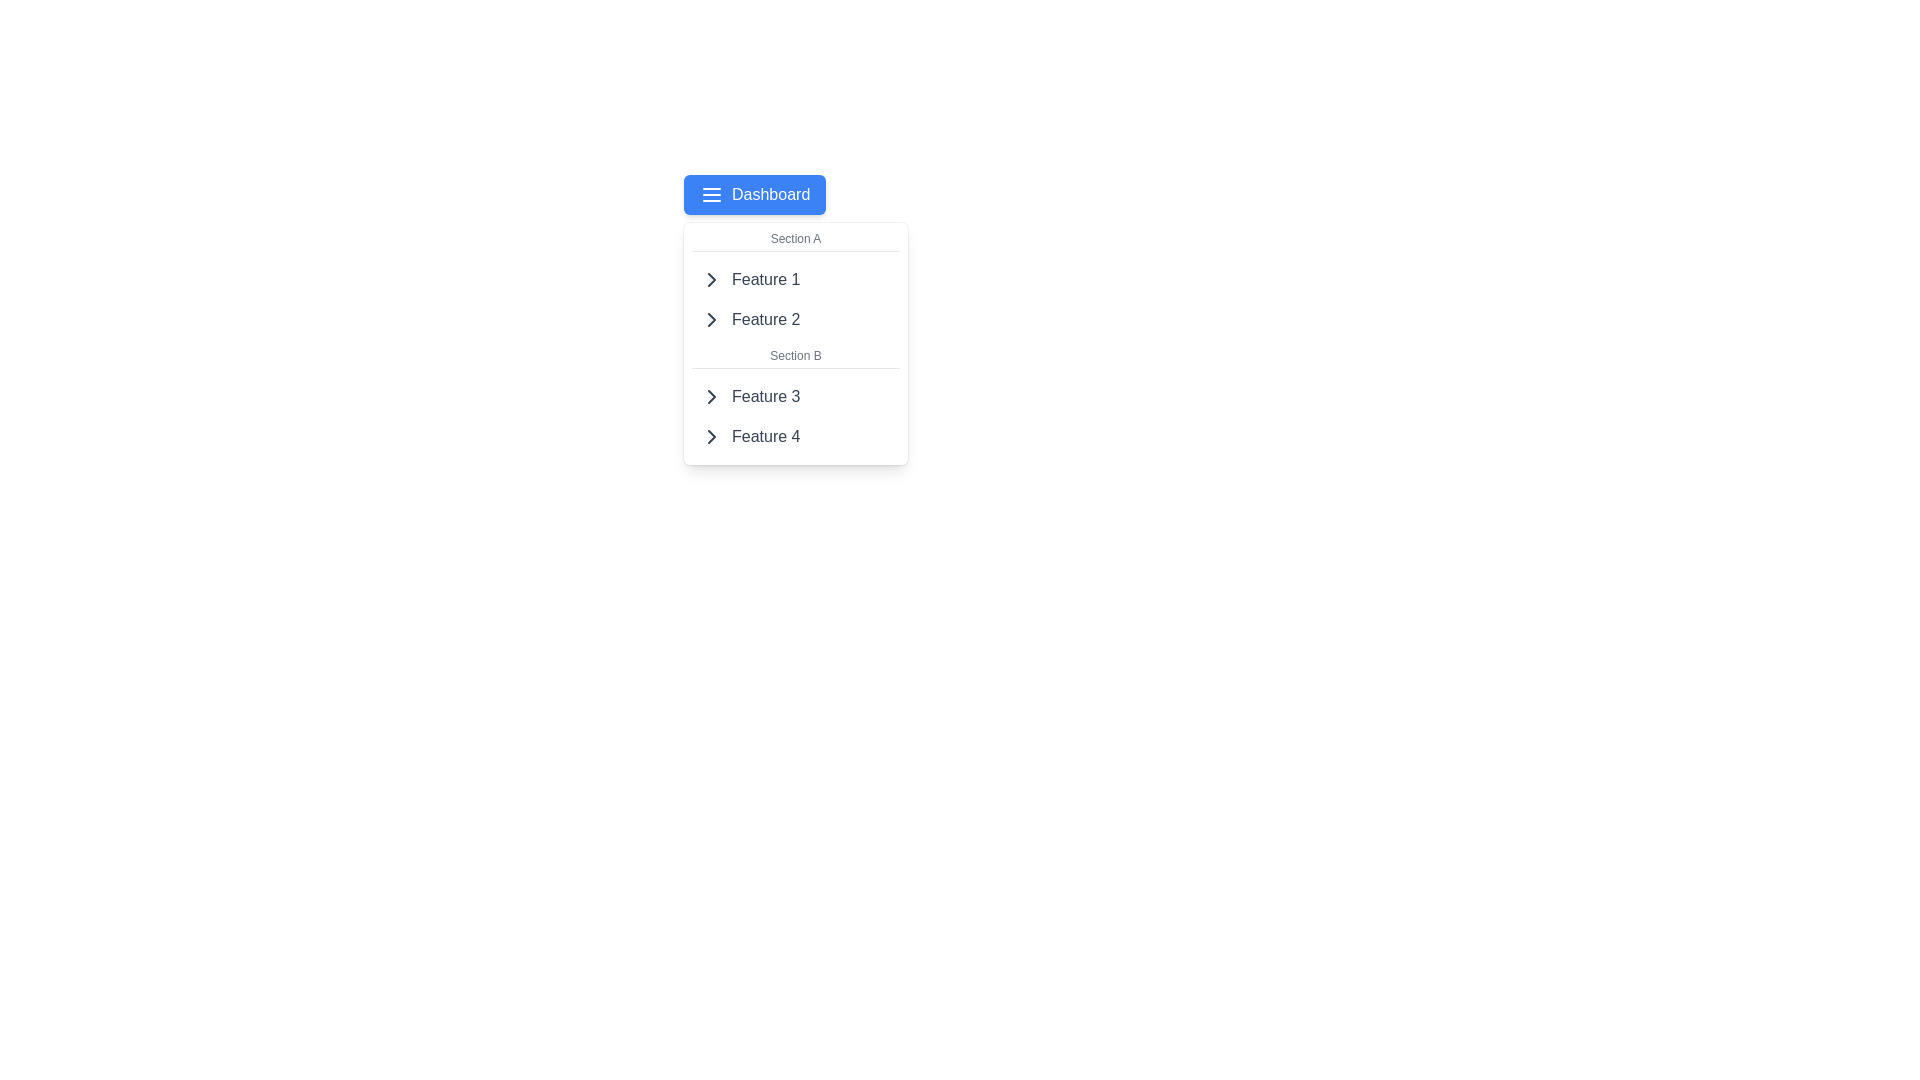  I want to click on the rightward-facing chevron icon associated with 'Feature 2', so click(711, 319).